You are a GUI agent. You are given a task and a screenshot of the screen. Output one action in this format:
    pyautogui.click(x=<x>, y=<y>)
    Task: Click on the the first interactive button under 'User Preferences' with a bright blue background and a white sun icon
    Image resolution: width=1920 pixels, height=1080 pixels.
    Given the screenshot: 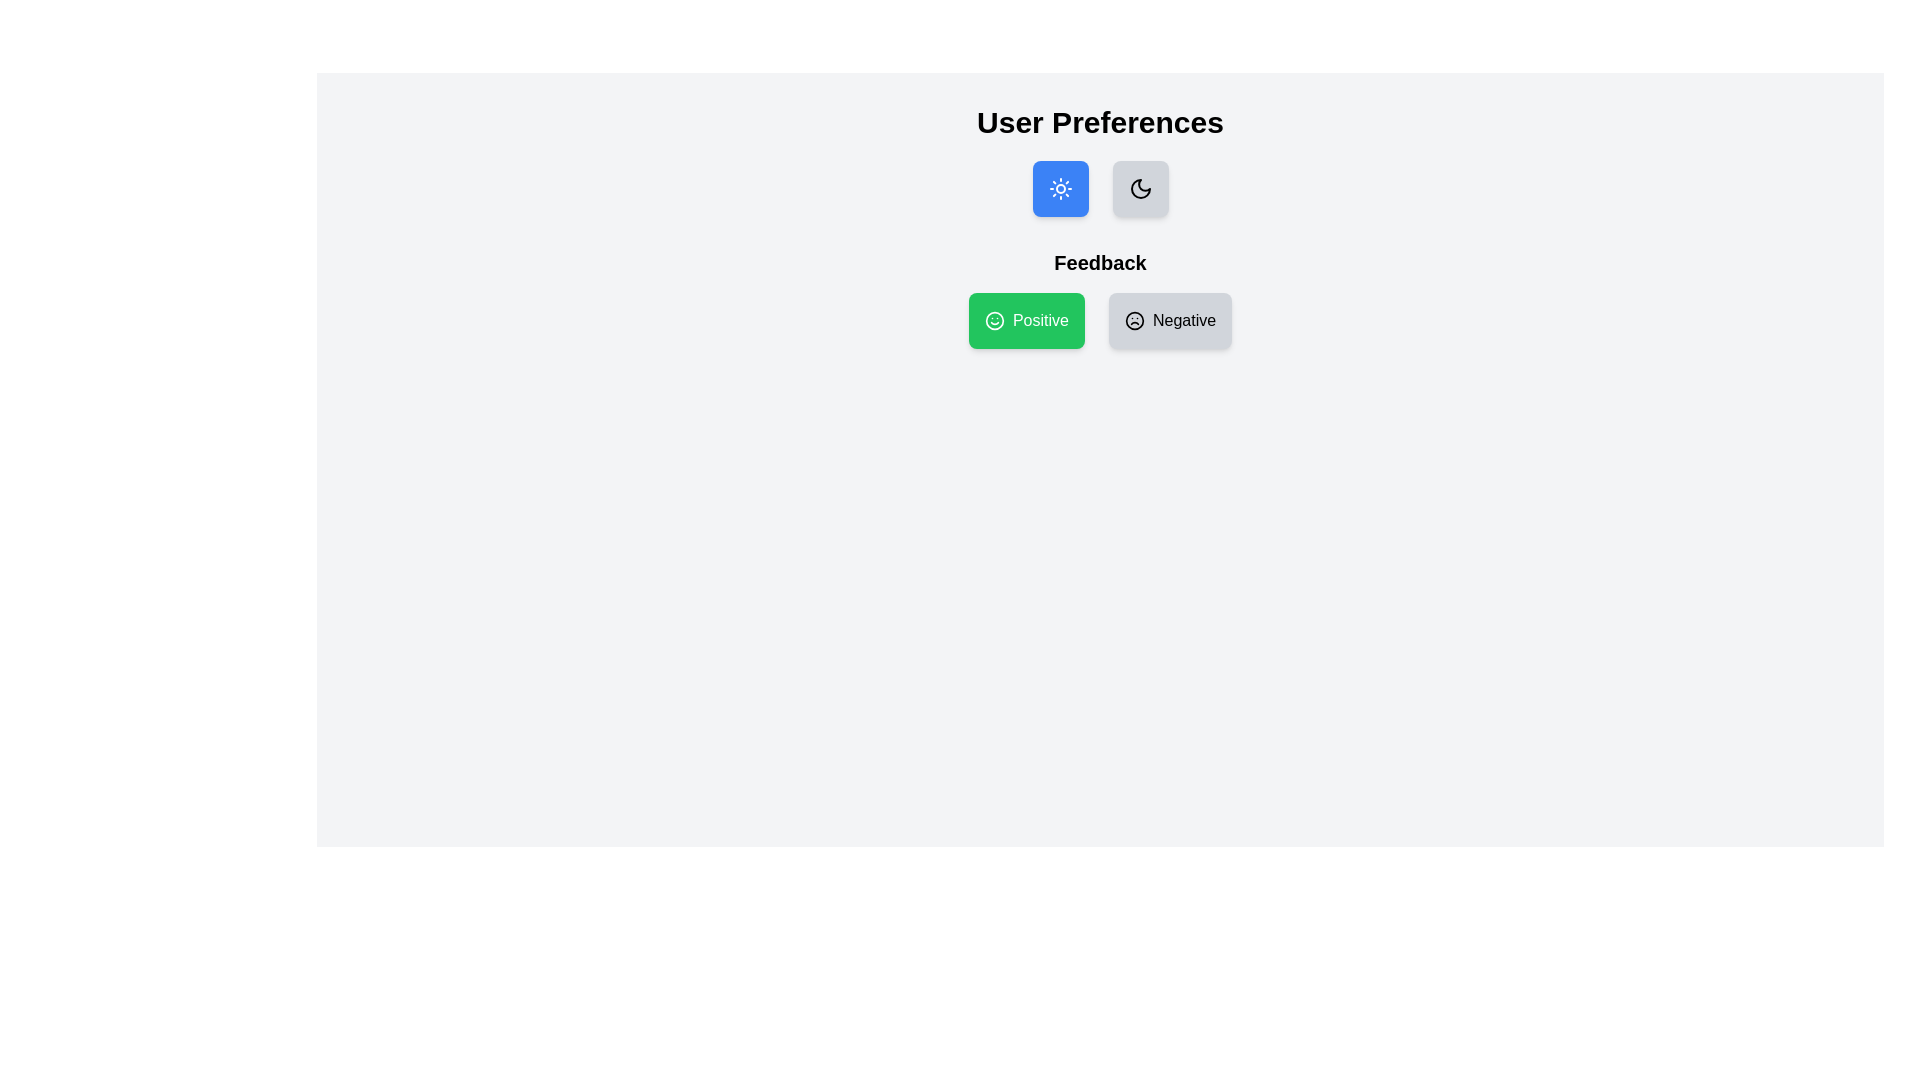 What is the action you would take?
    pyautogui.click(x=1059, y=189)
    